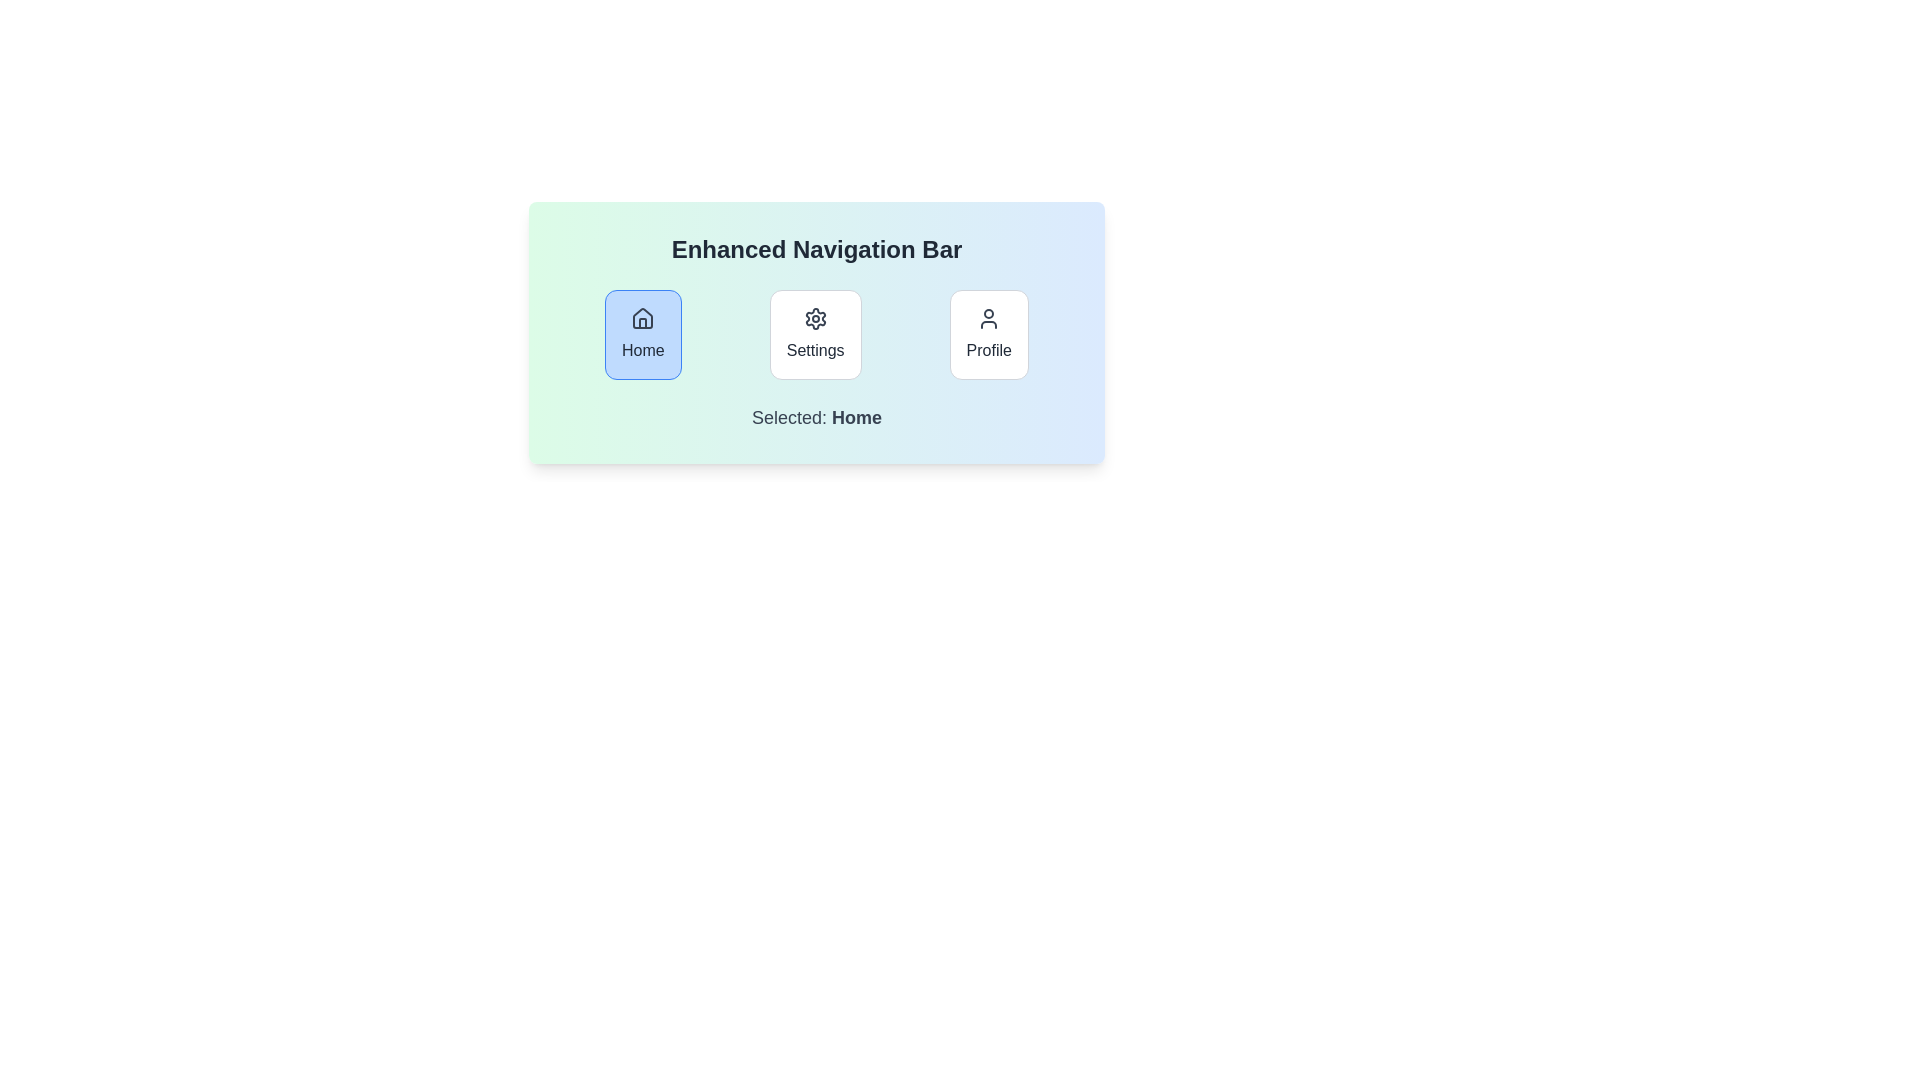 The image size is (1920, 1080). I want to click on the Text Label that serves as the title or header of the navigation section, which is centrally aligned above the buttons labeled 'Home', 'Settings', and 'Profile', so click(816, 249).